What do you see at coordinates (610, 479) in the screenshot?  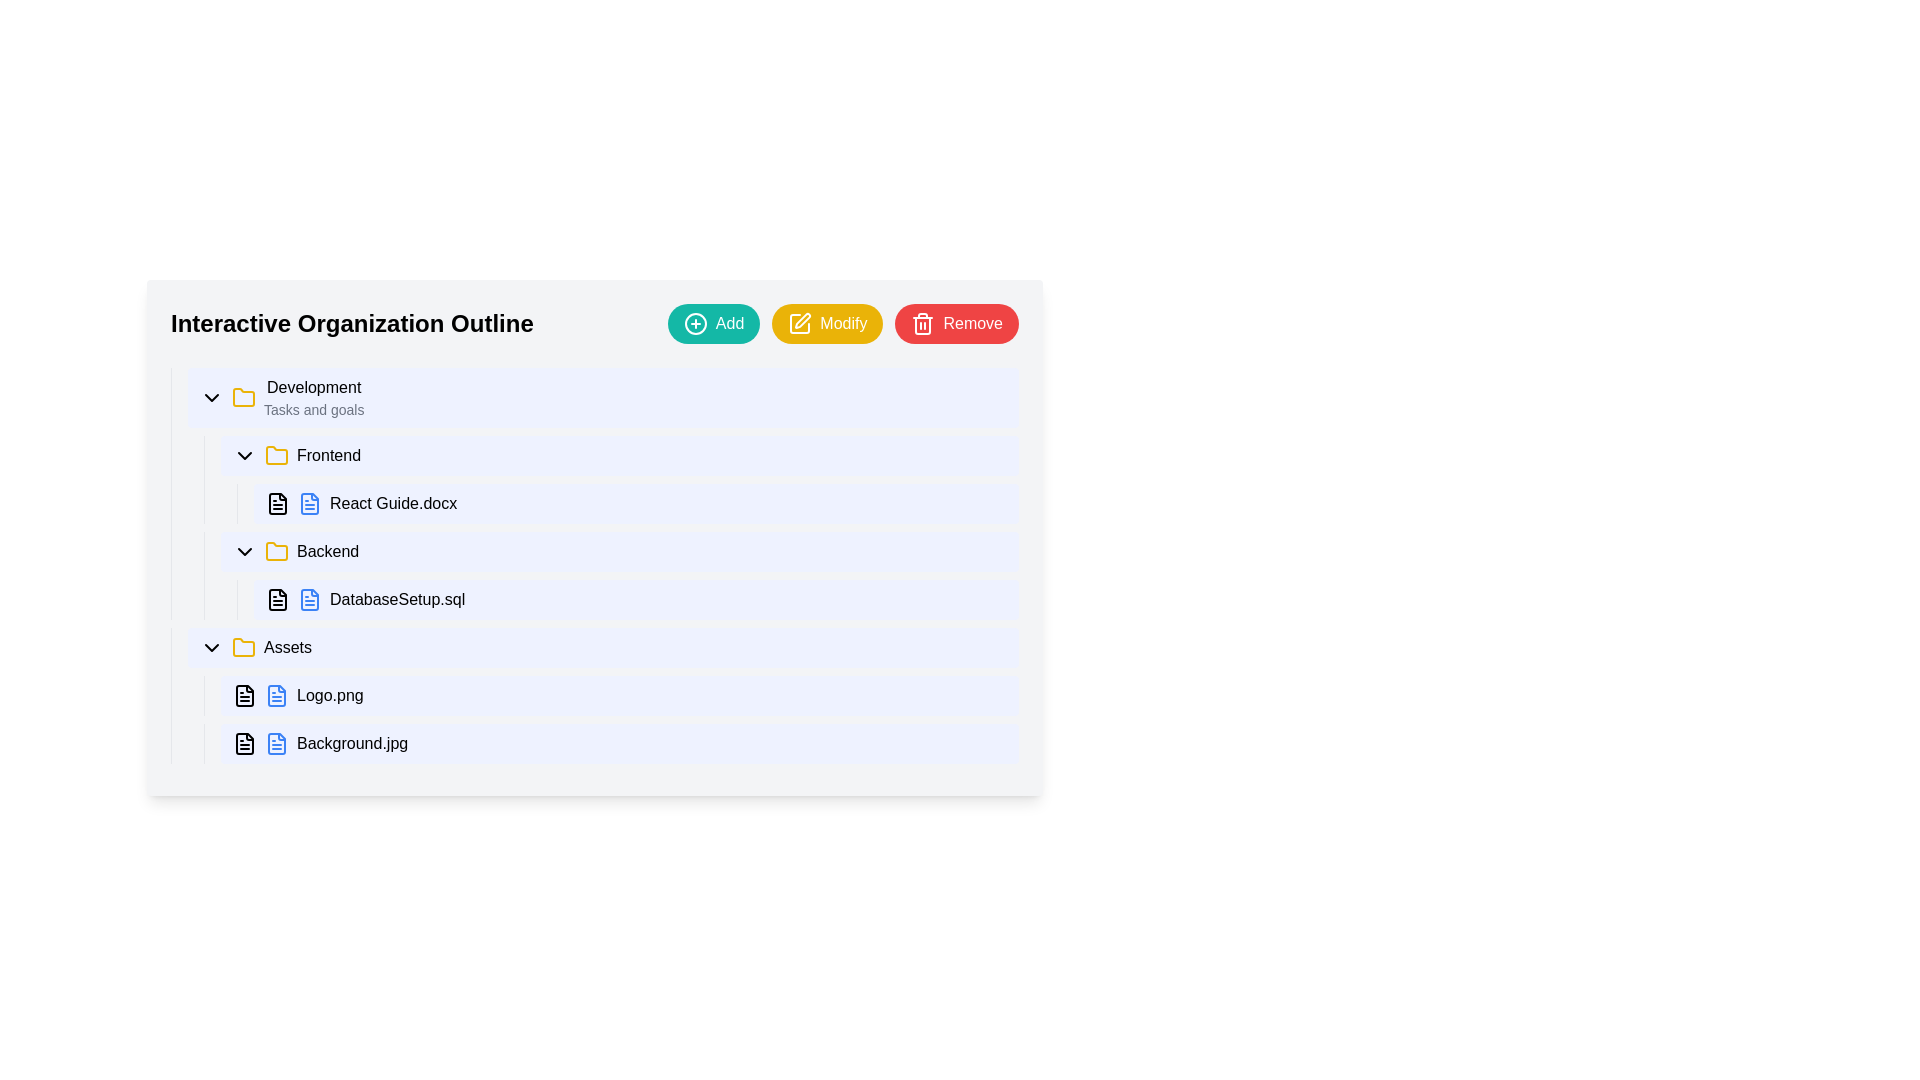 I see `the File entry labeled 'React Guide.docx' located under the 'Frontend' section` at bounding box center [610, 479].